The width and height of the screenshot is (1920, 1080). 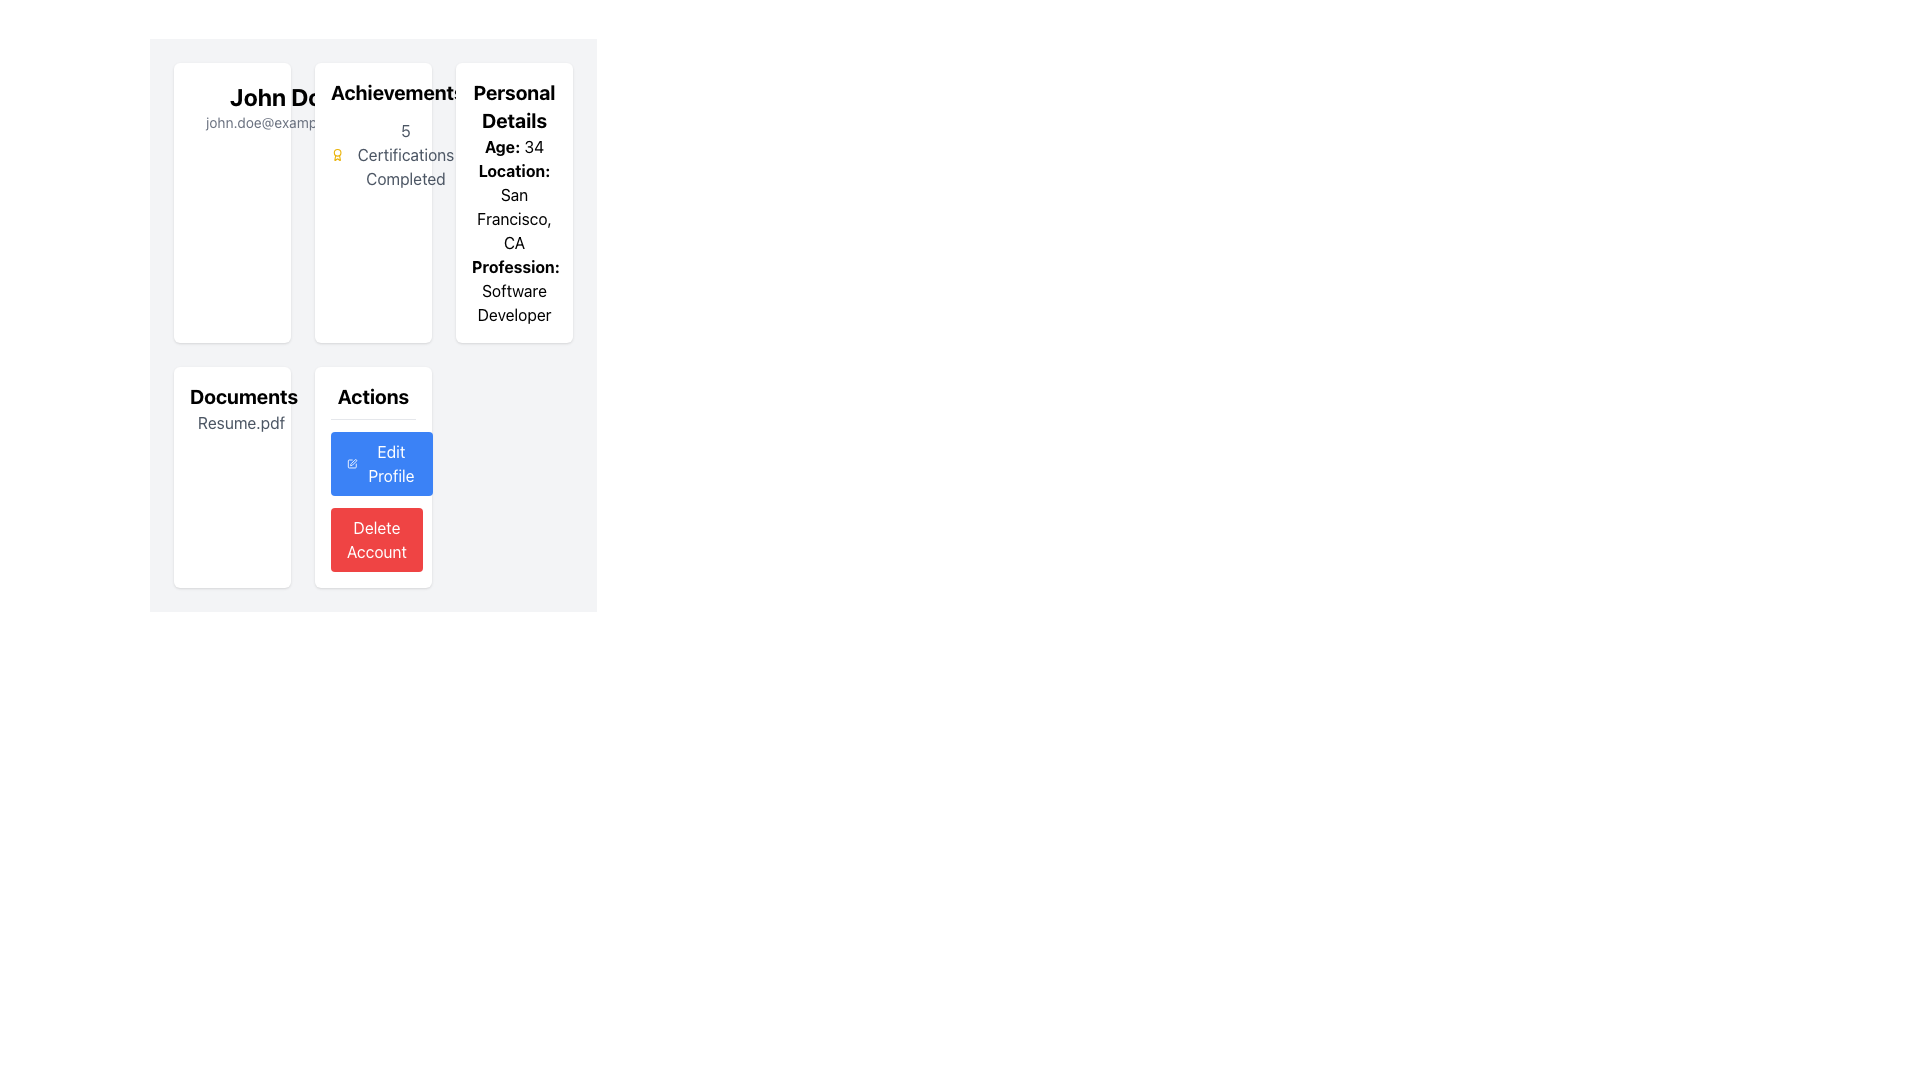 What do you see at coordinates (282, 107) in the screenshot?
I see `text content displayed in the Text Information Block, which shows the user's name 'John Doe' in bold and email 'john.doe@example.com' below it` at bounding box center [282, 107].